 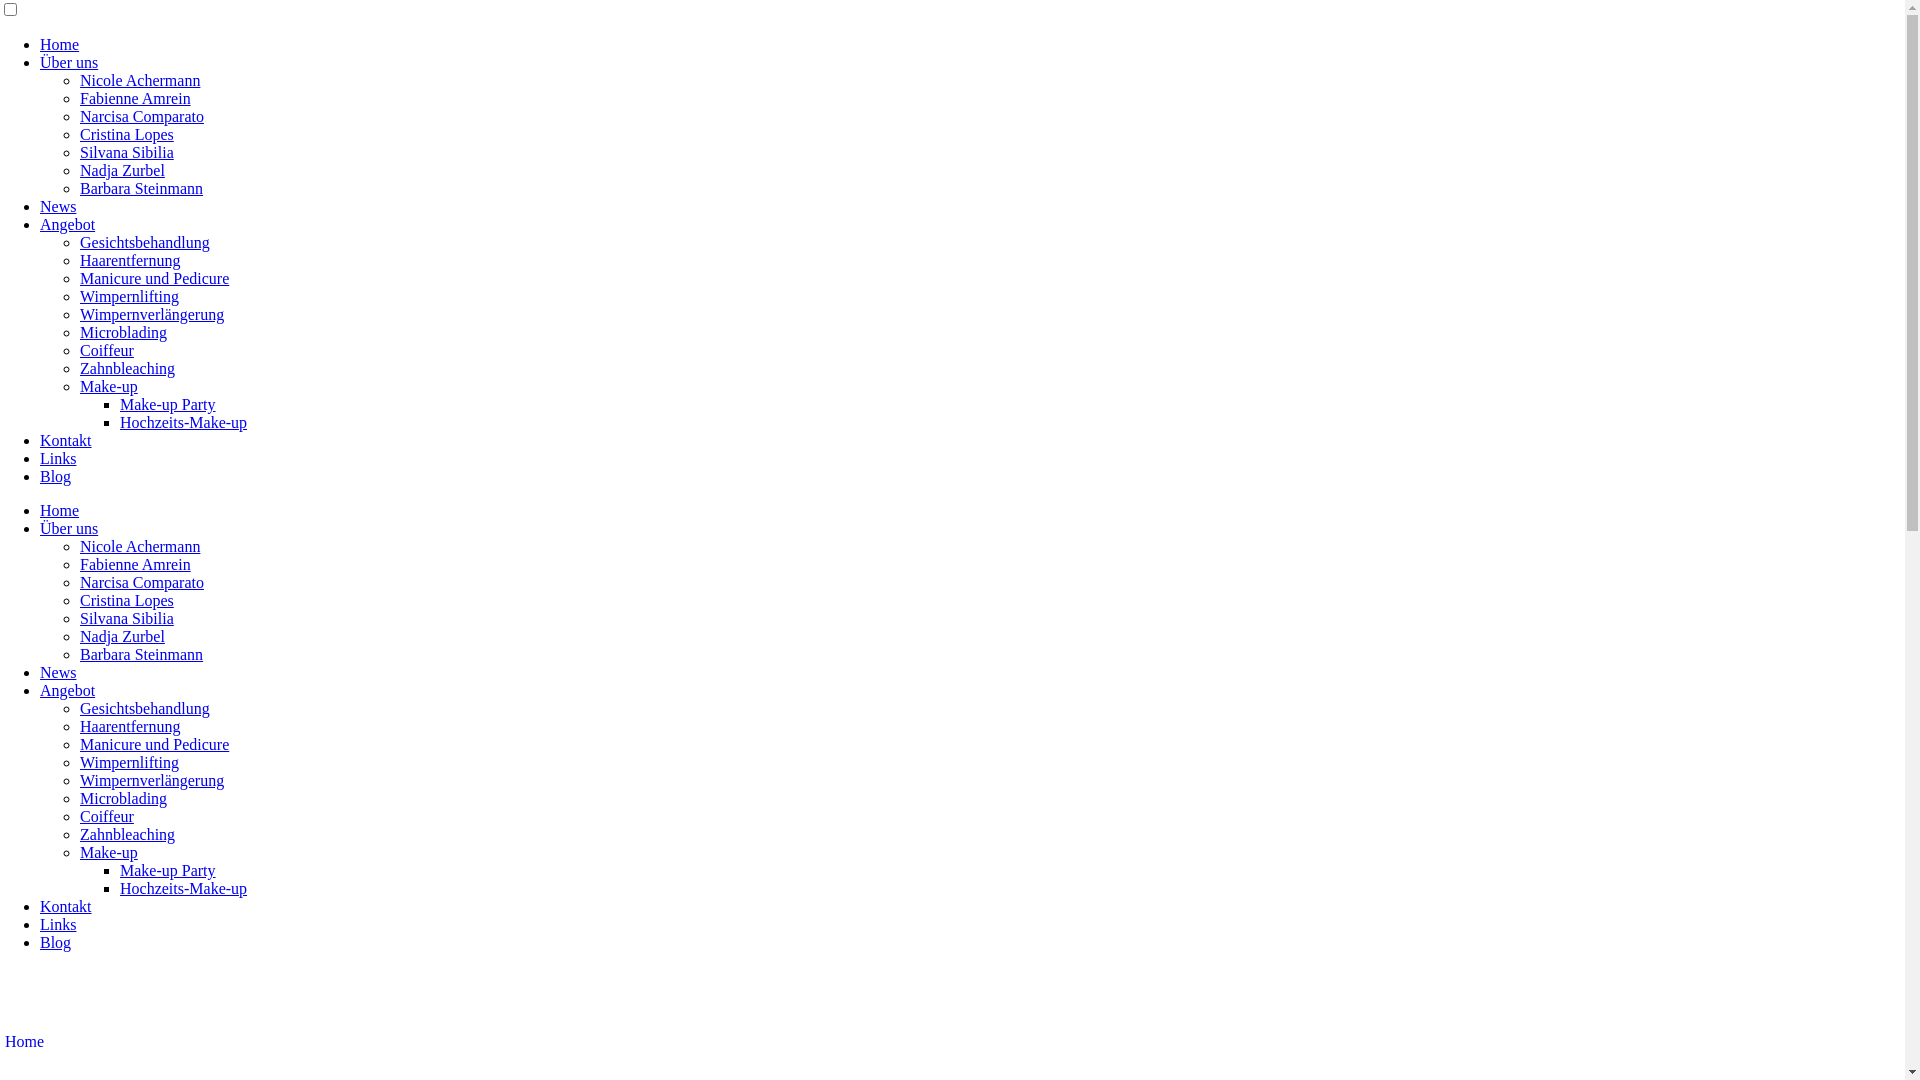 I want to click on 'Narcisa Comparato', so click(x=80, y=582).